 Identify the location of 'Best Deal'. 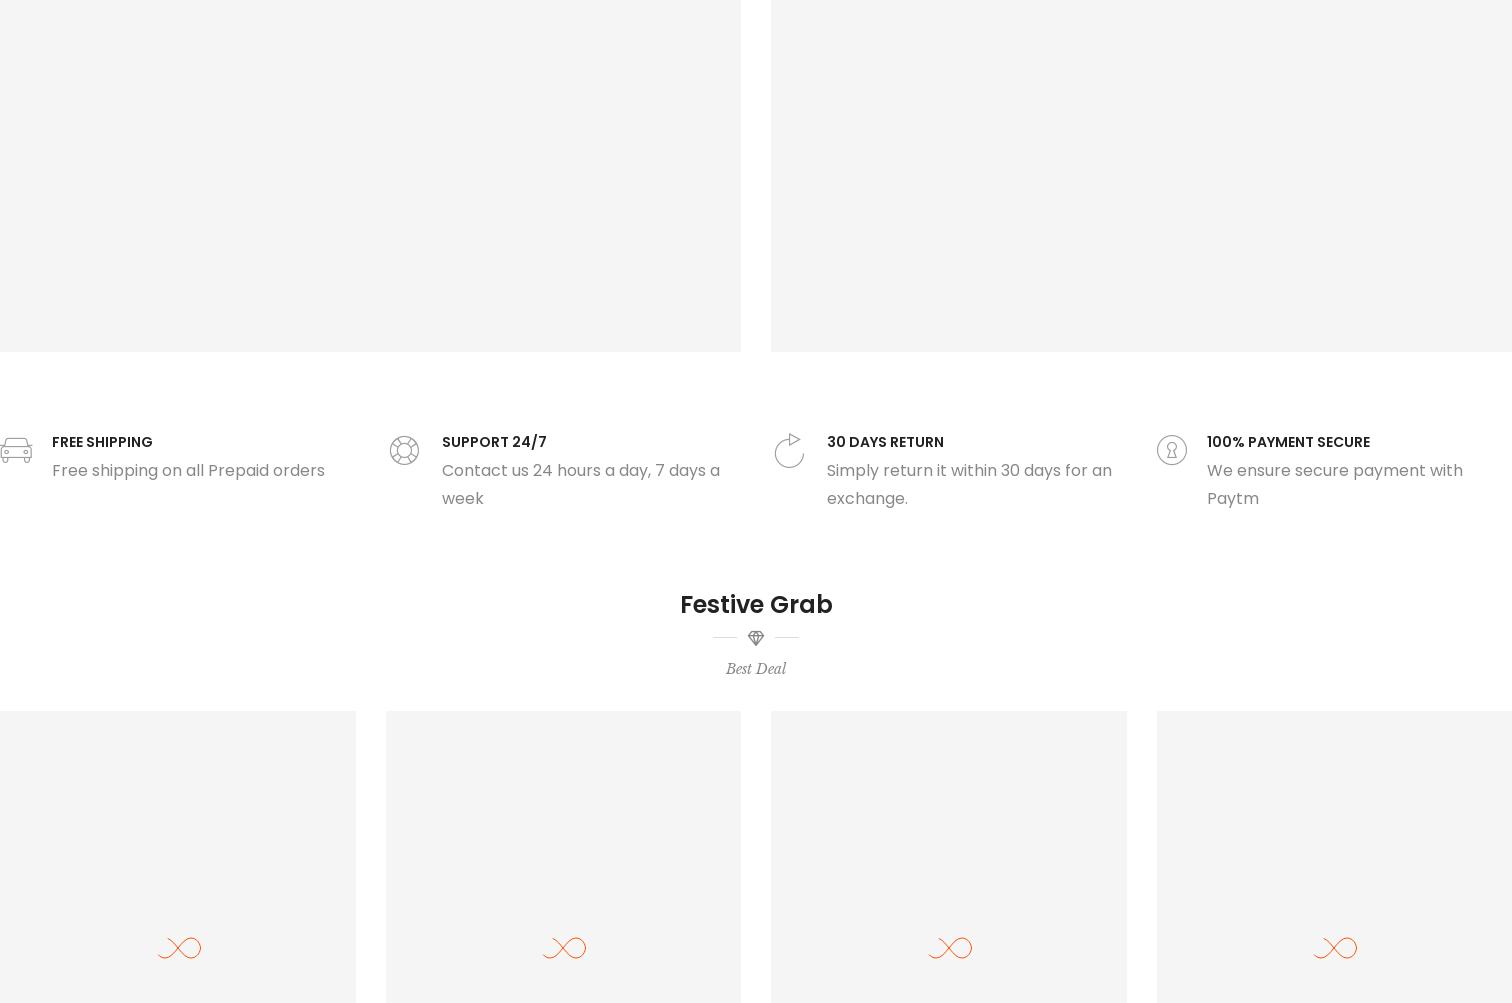
(756, 667).